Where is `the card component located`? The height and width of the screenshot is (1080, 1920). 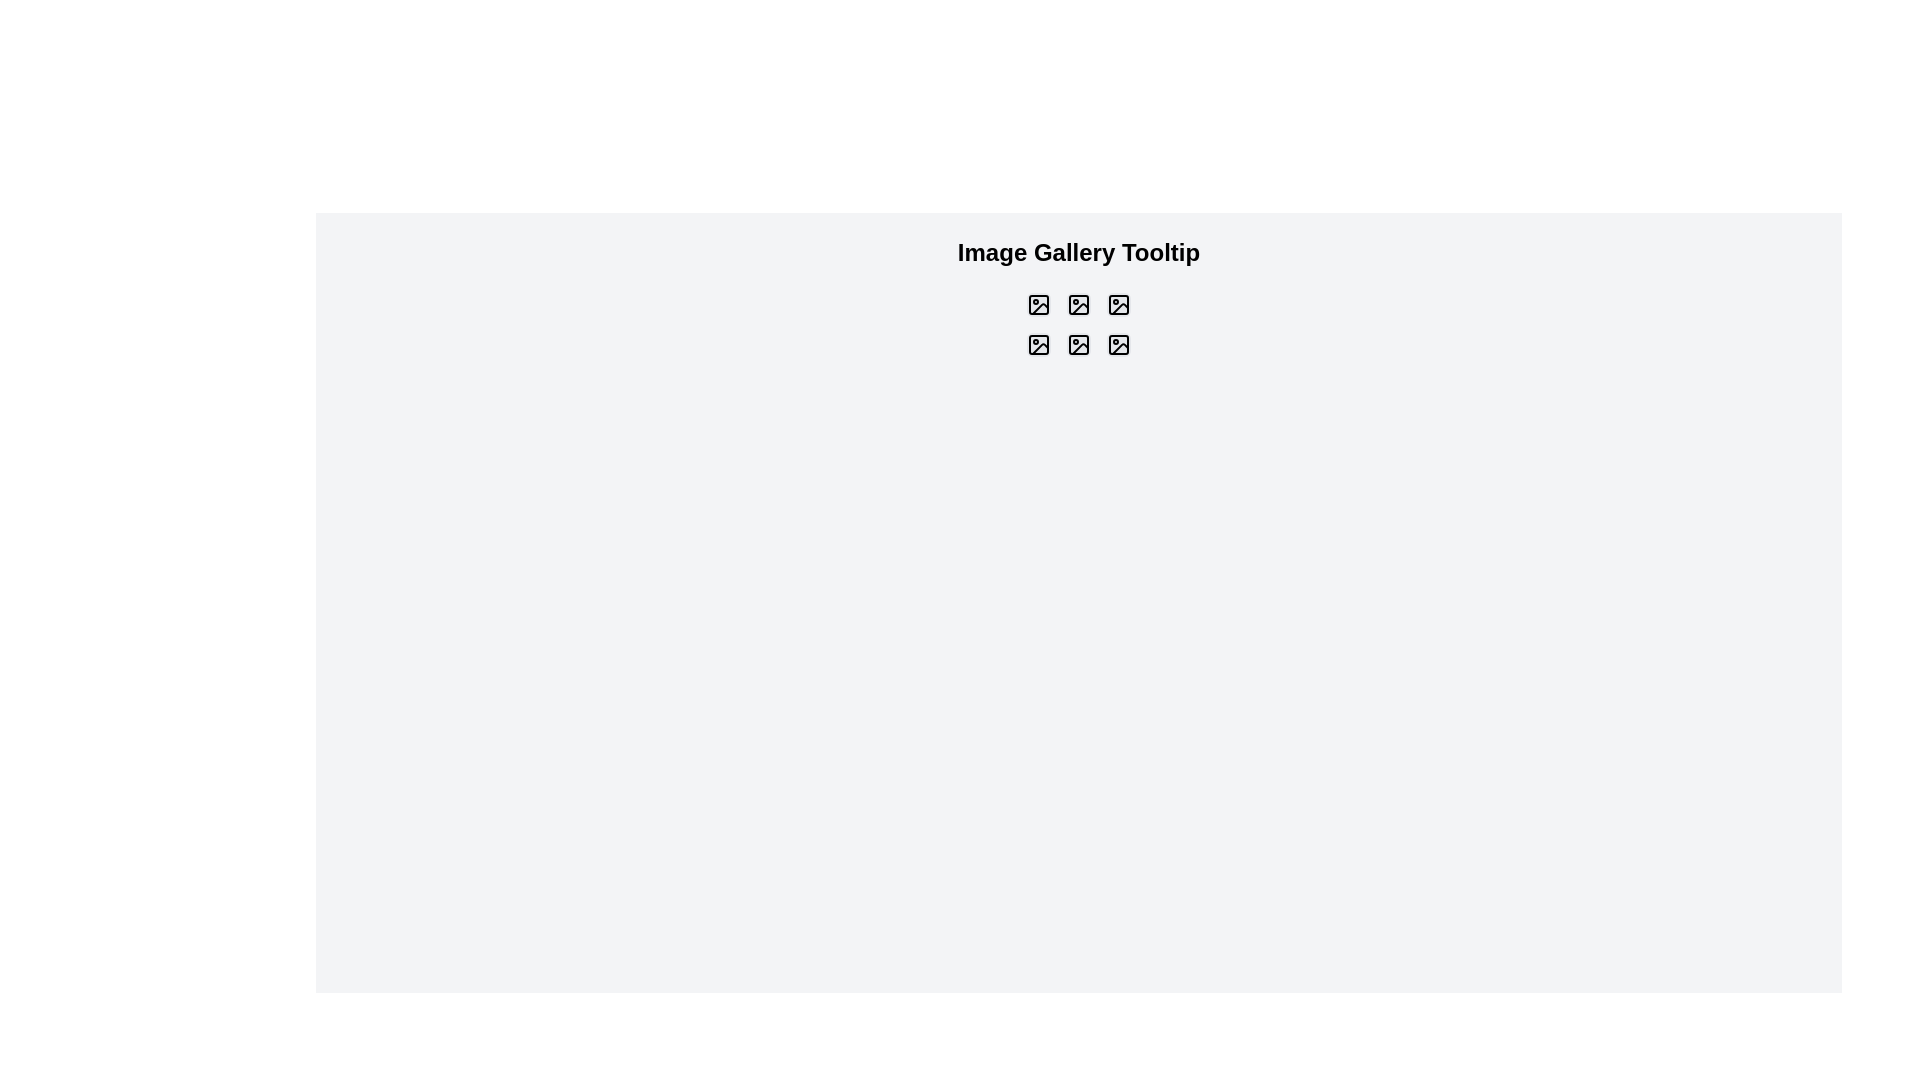
the card component located is located at coordinates (1038, 343).